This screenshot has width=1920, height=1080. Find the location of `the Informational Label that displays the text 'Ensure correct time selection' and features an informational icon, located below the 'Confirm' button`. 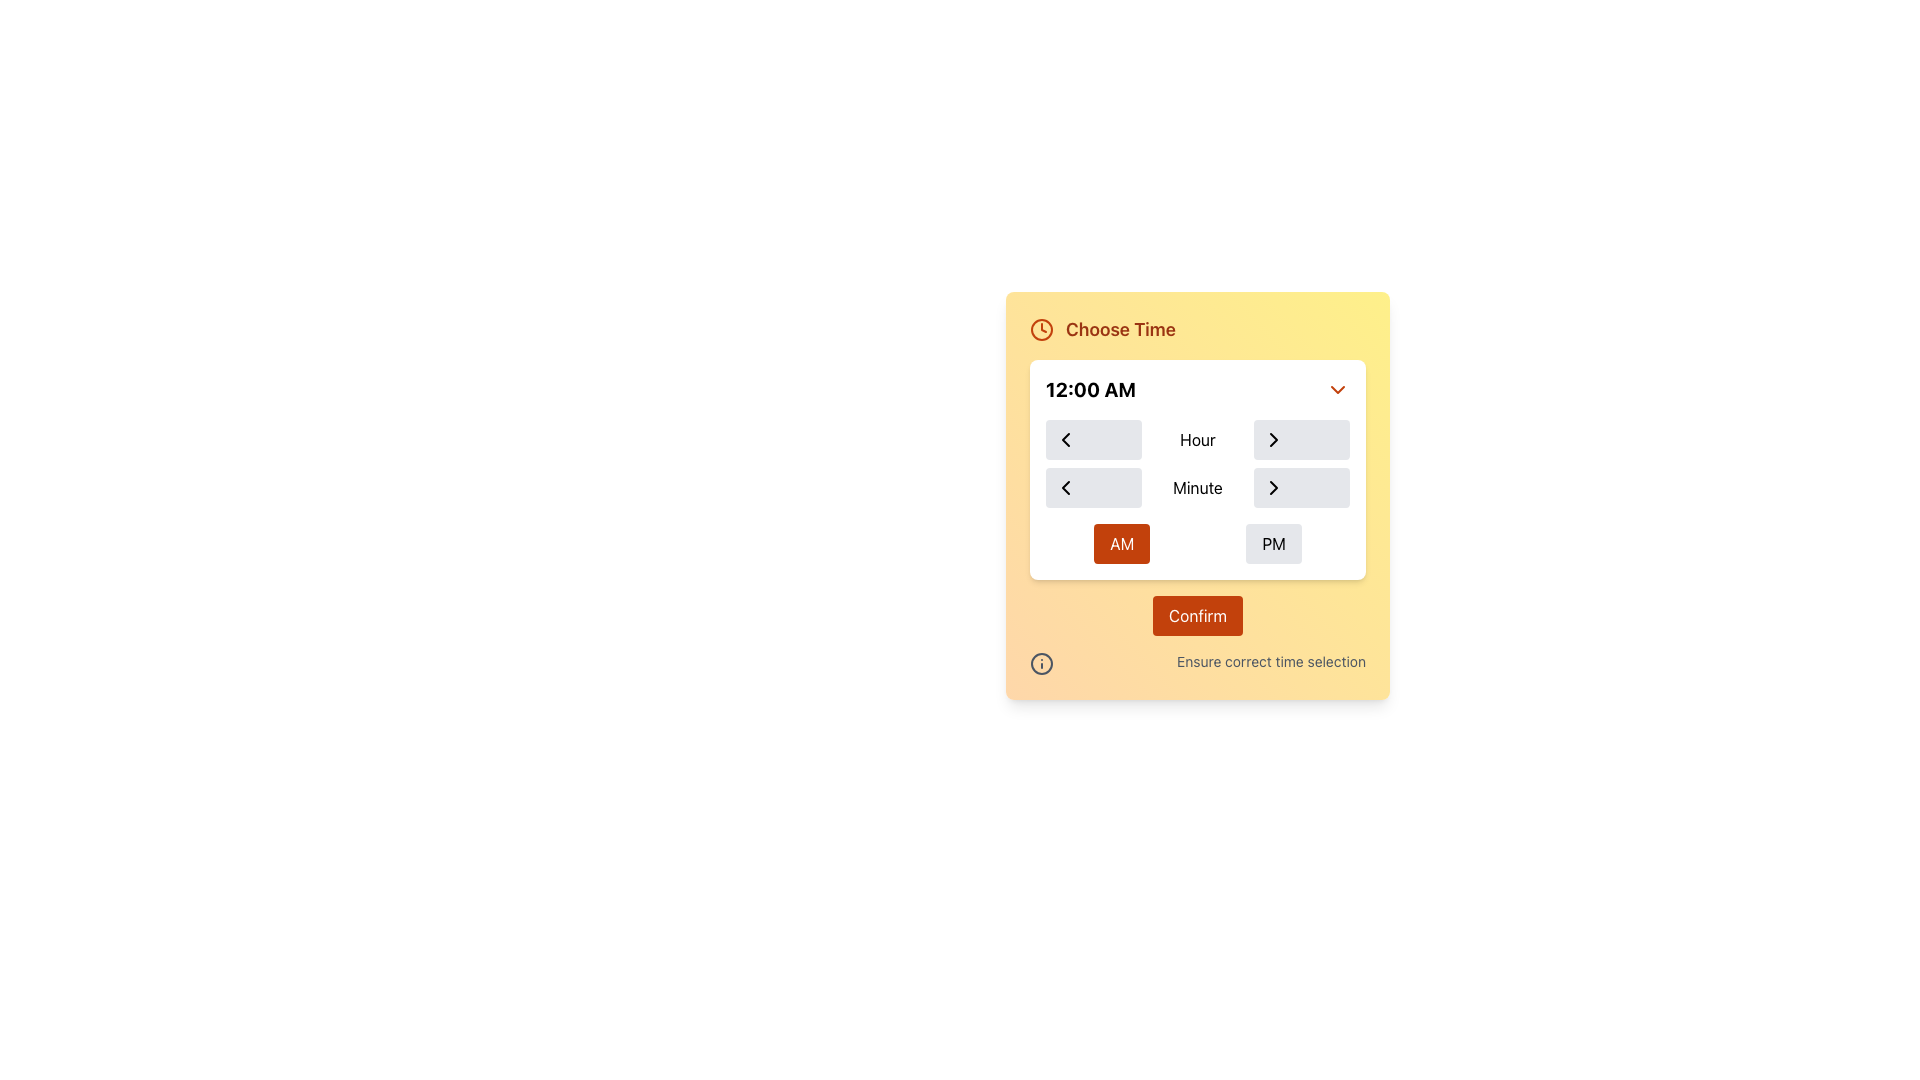

the Informational Label that displays the text 'Ensure correct time selection' and features an informational icon, located below the 'Confirm' button is located at coordinates (1198, 663).